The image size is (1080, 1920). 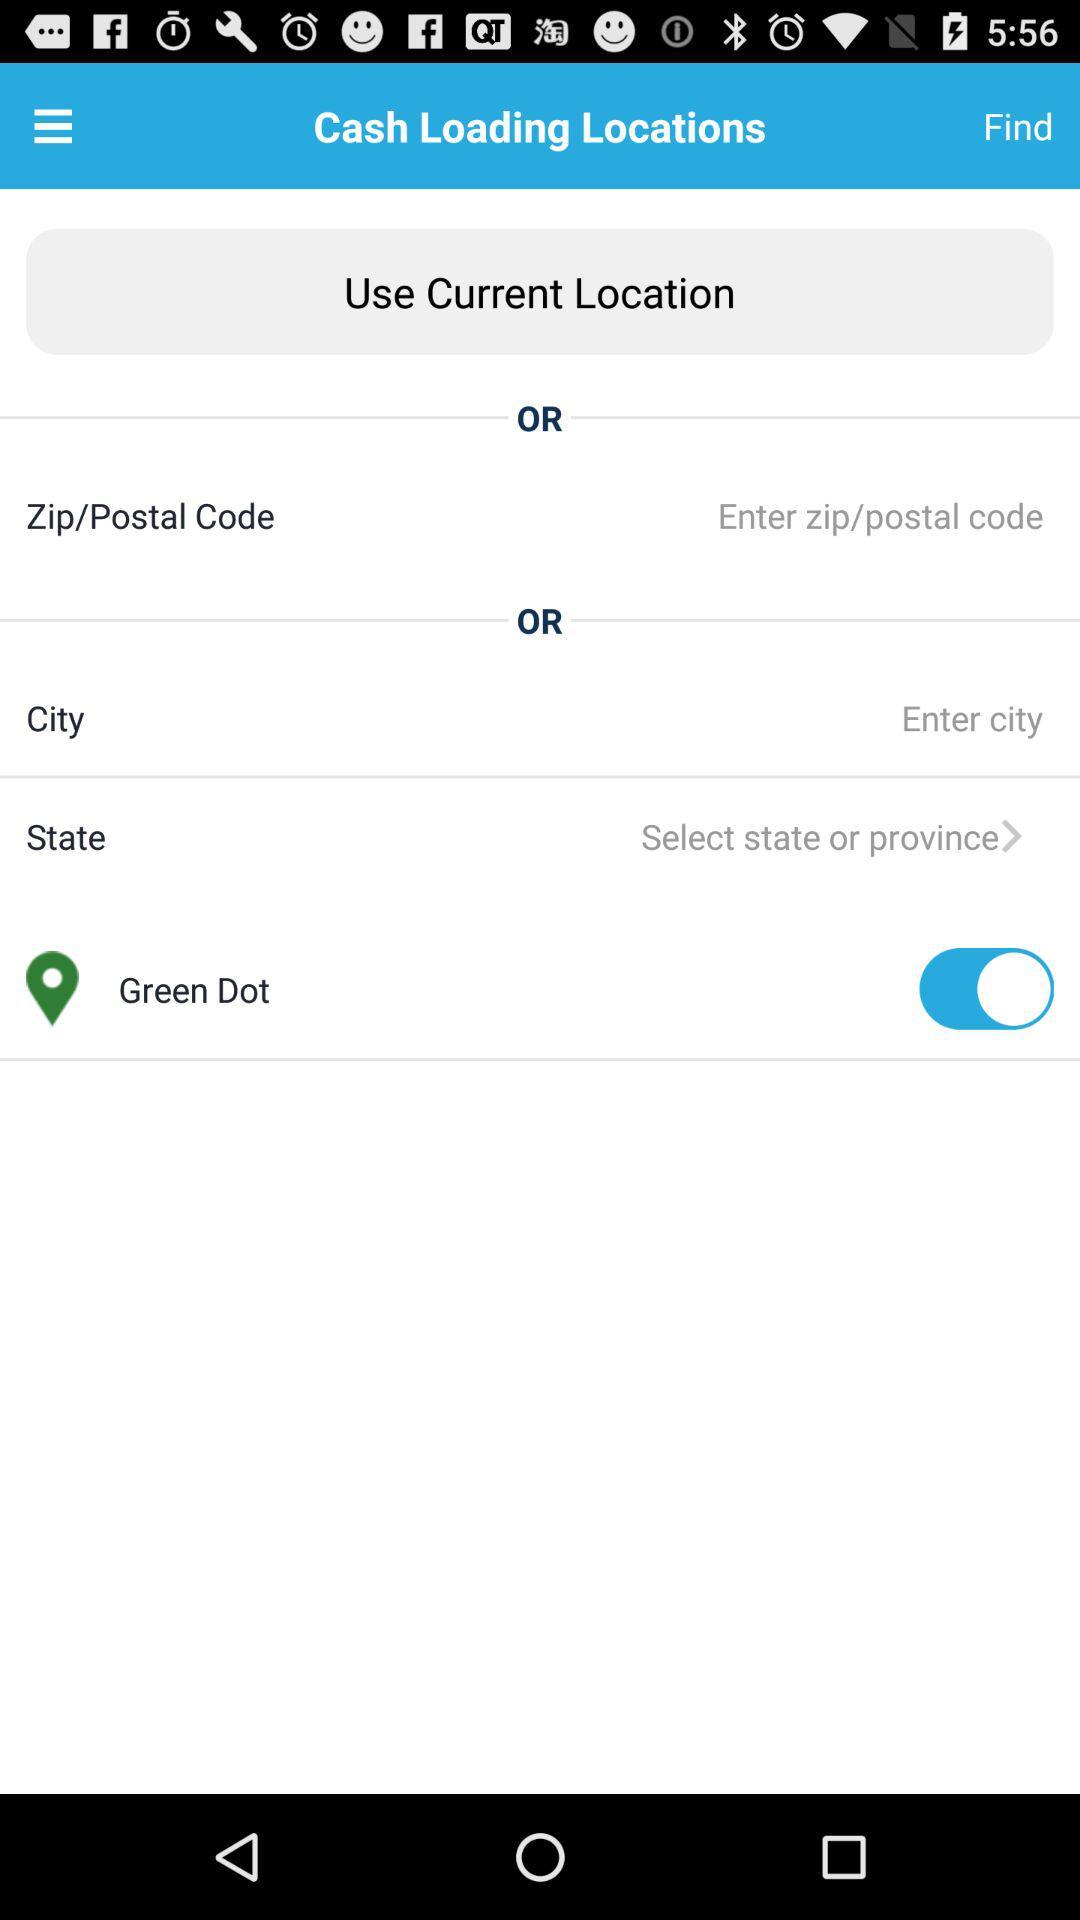 I want to click on find at the top right corner, so click(x=968, y=124).